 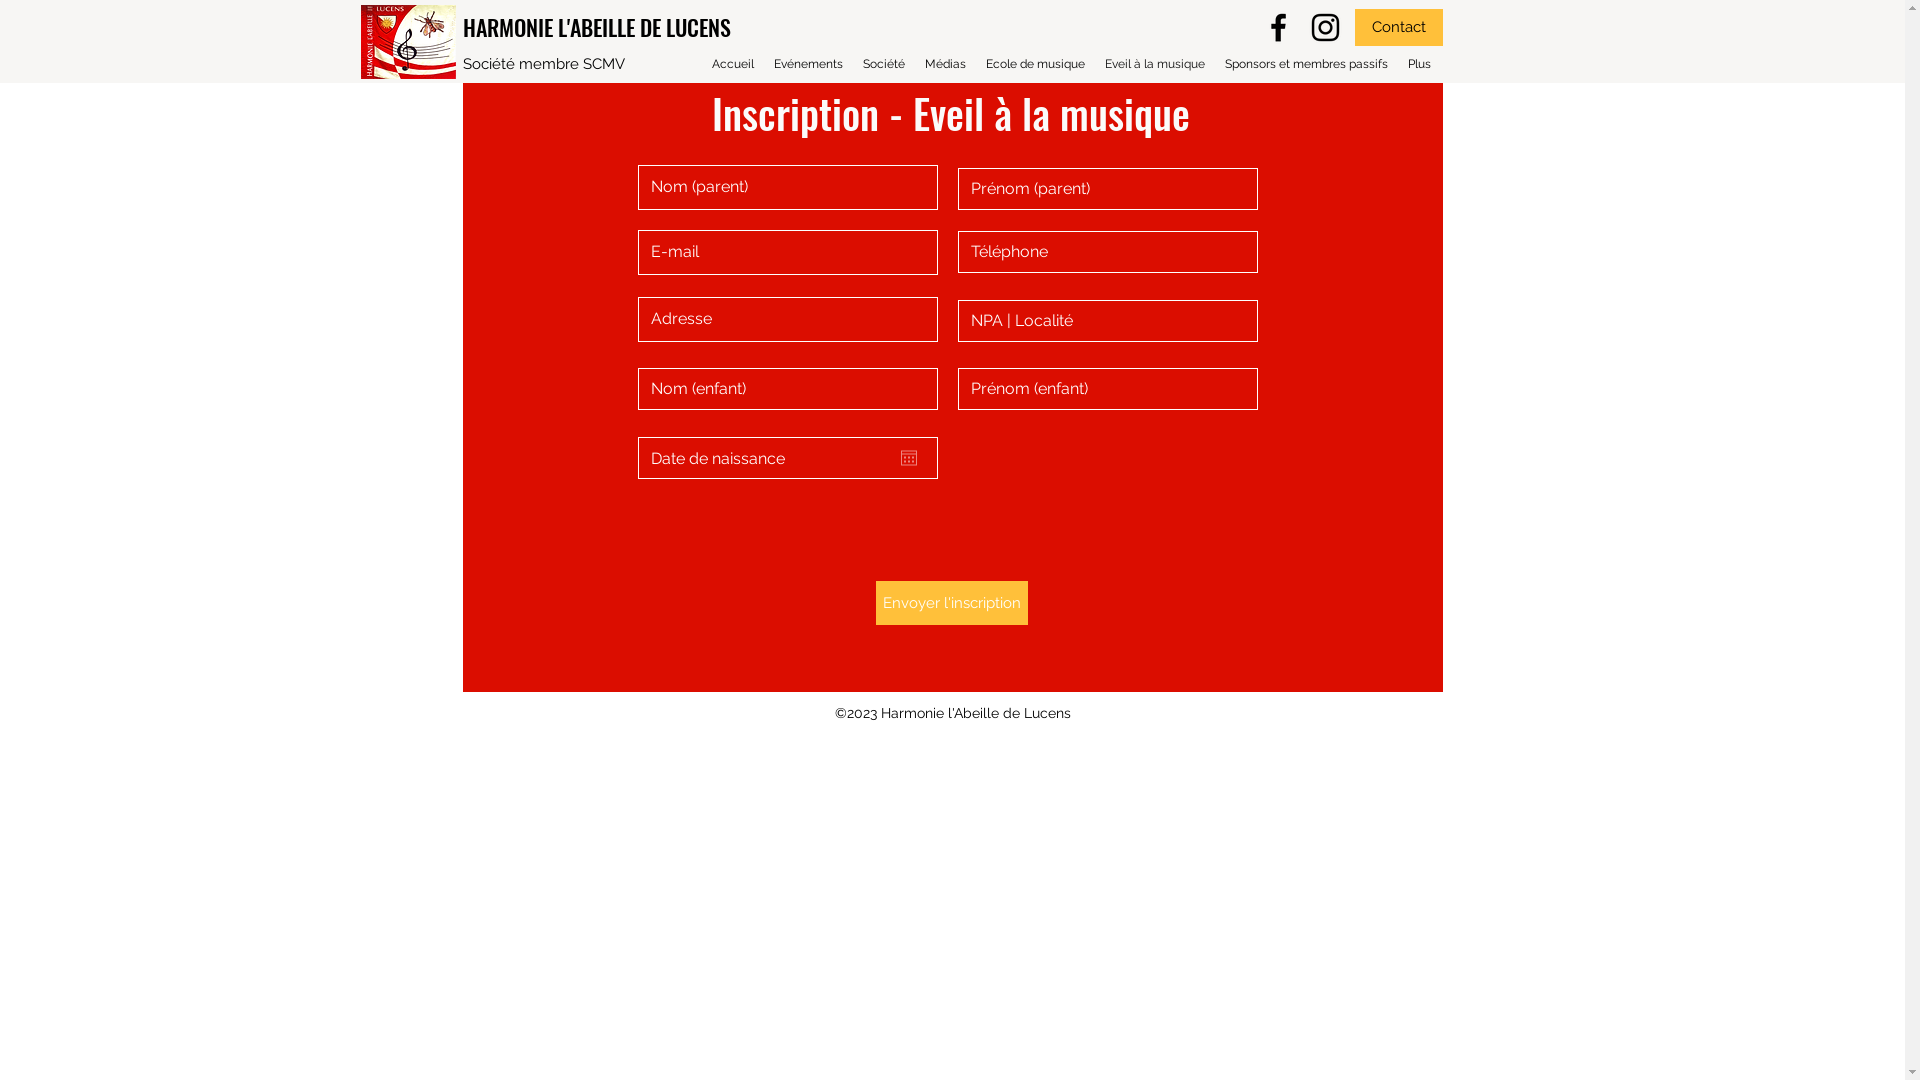 What do you see at coordinates (732, 63) in the screenshot?
I see `'Accueil'` at bounding box center [732, 63].